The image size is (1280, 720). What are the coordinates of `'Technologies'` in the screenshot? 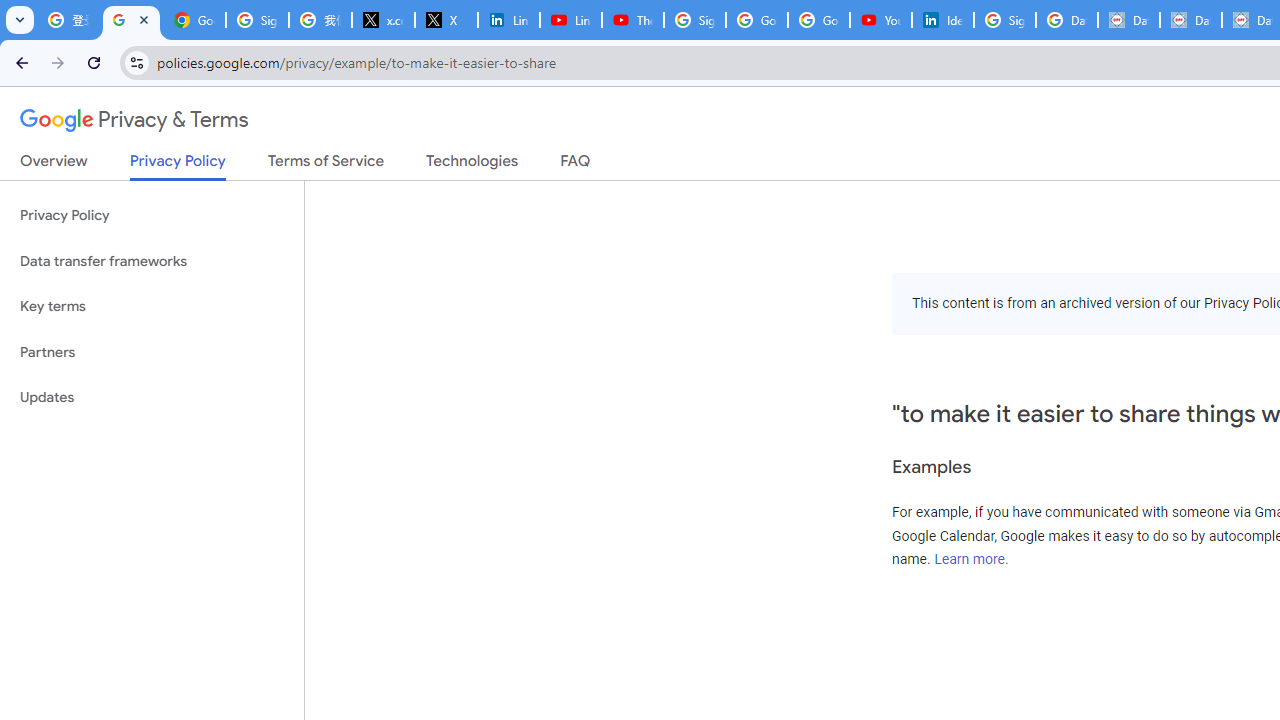 It's located at (471, 164).